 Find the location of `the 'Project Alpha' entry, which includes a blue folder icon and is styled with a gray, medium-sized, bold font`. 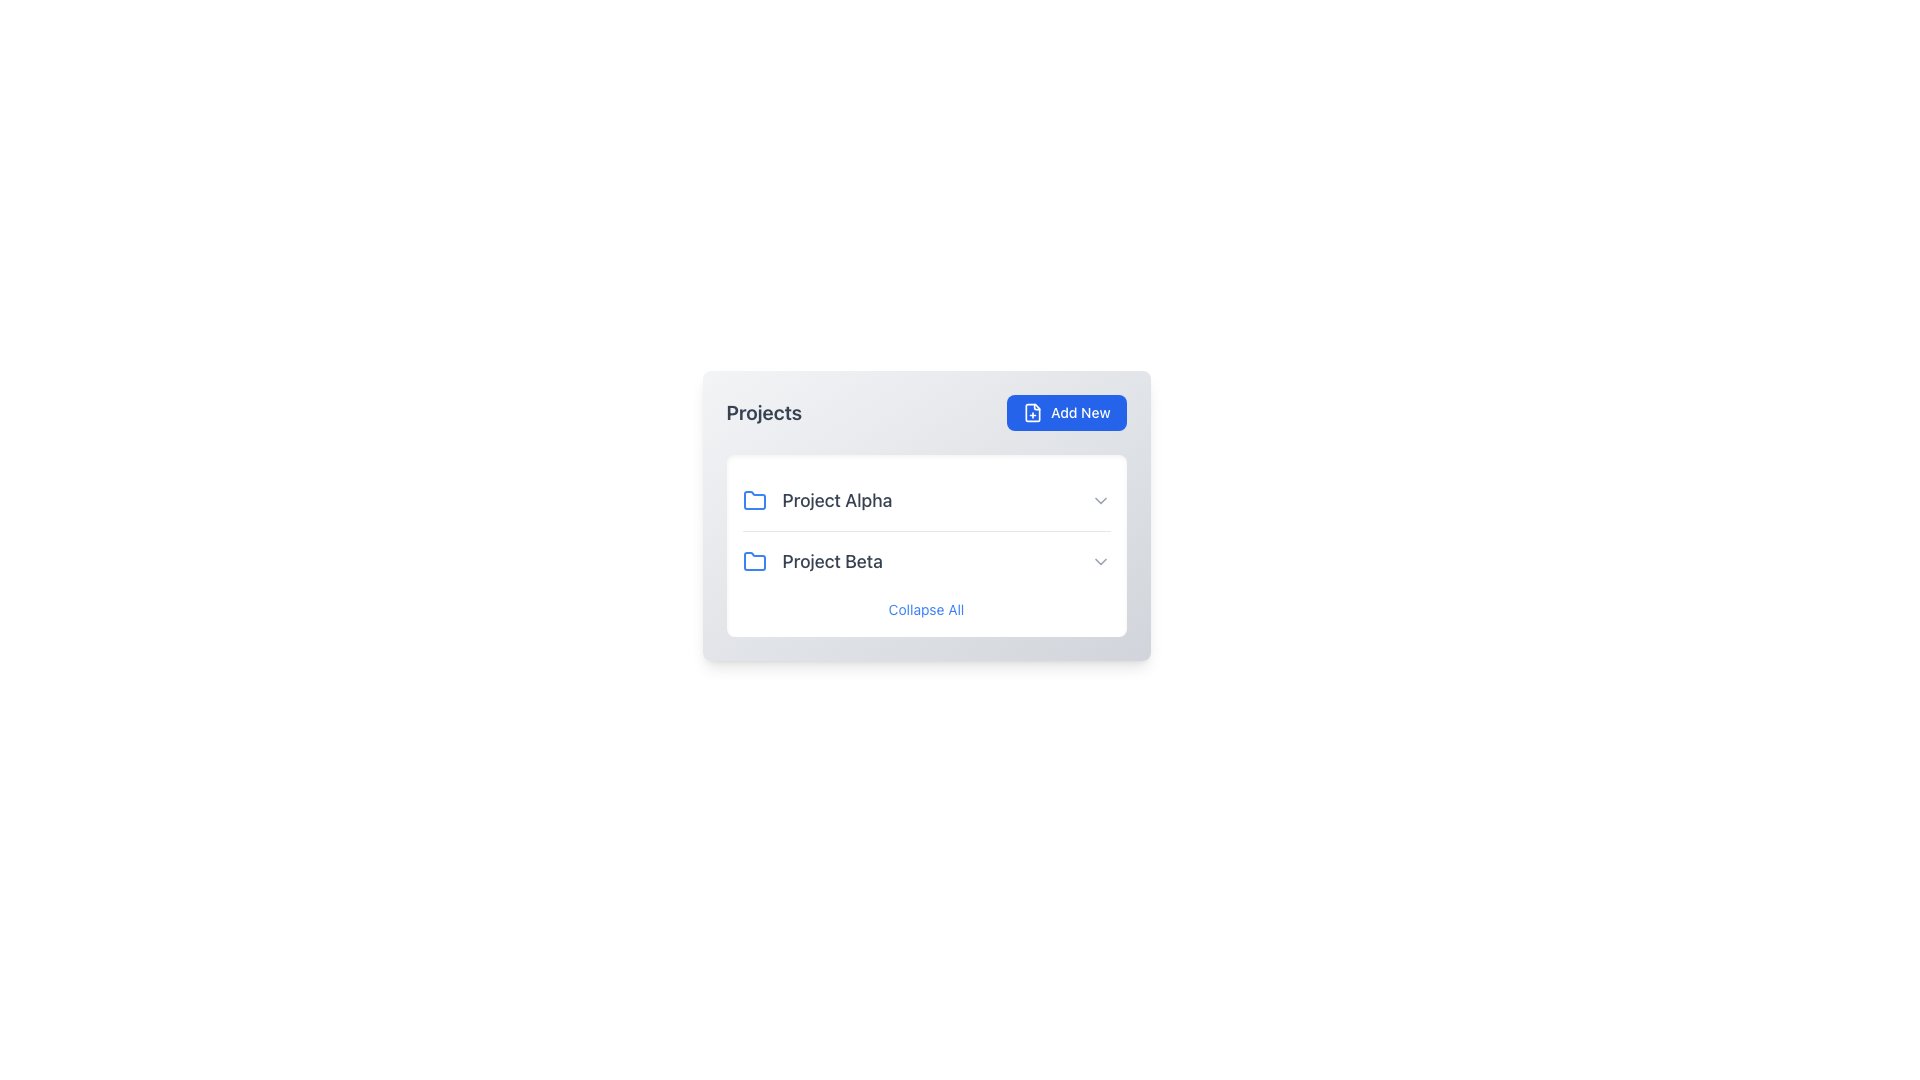

the 'Project Alpha' entry, which includes a blue folder icon and is styled with a gray, medium-sized, bold font is located at coordinates (817, 500).